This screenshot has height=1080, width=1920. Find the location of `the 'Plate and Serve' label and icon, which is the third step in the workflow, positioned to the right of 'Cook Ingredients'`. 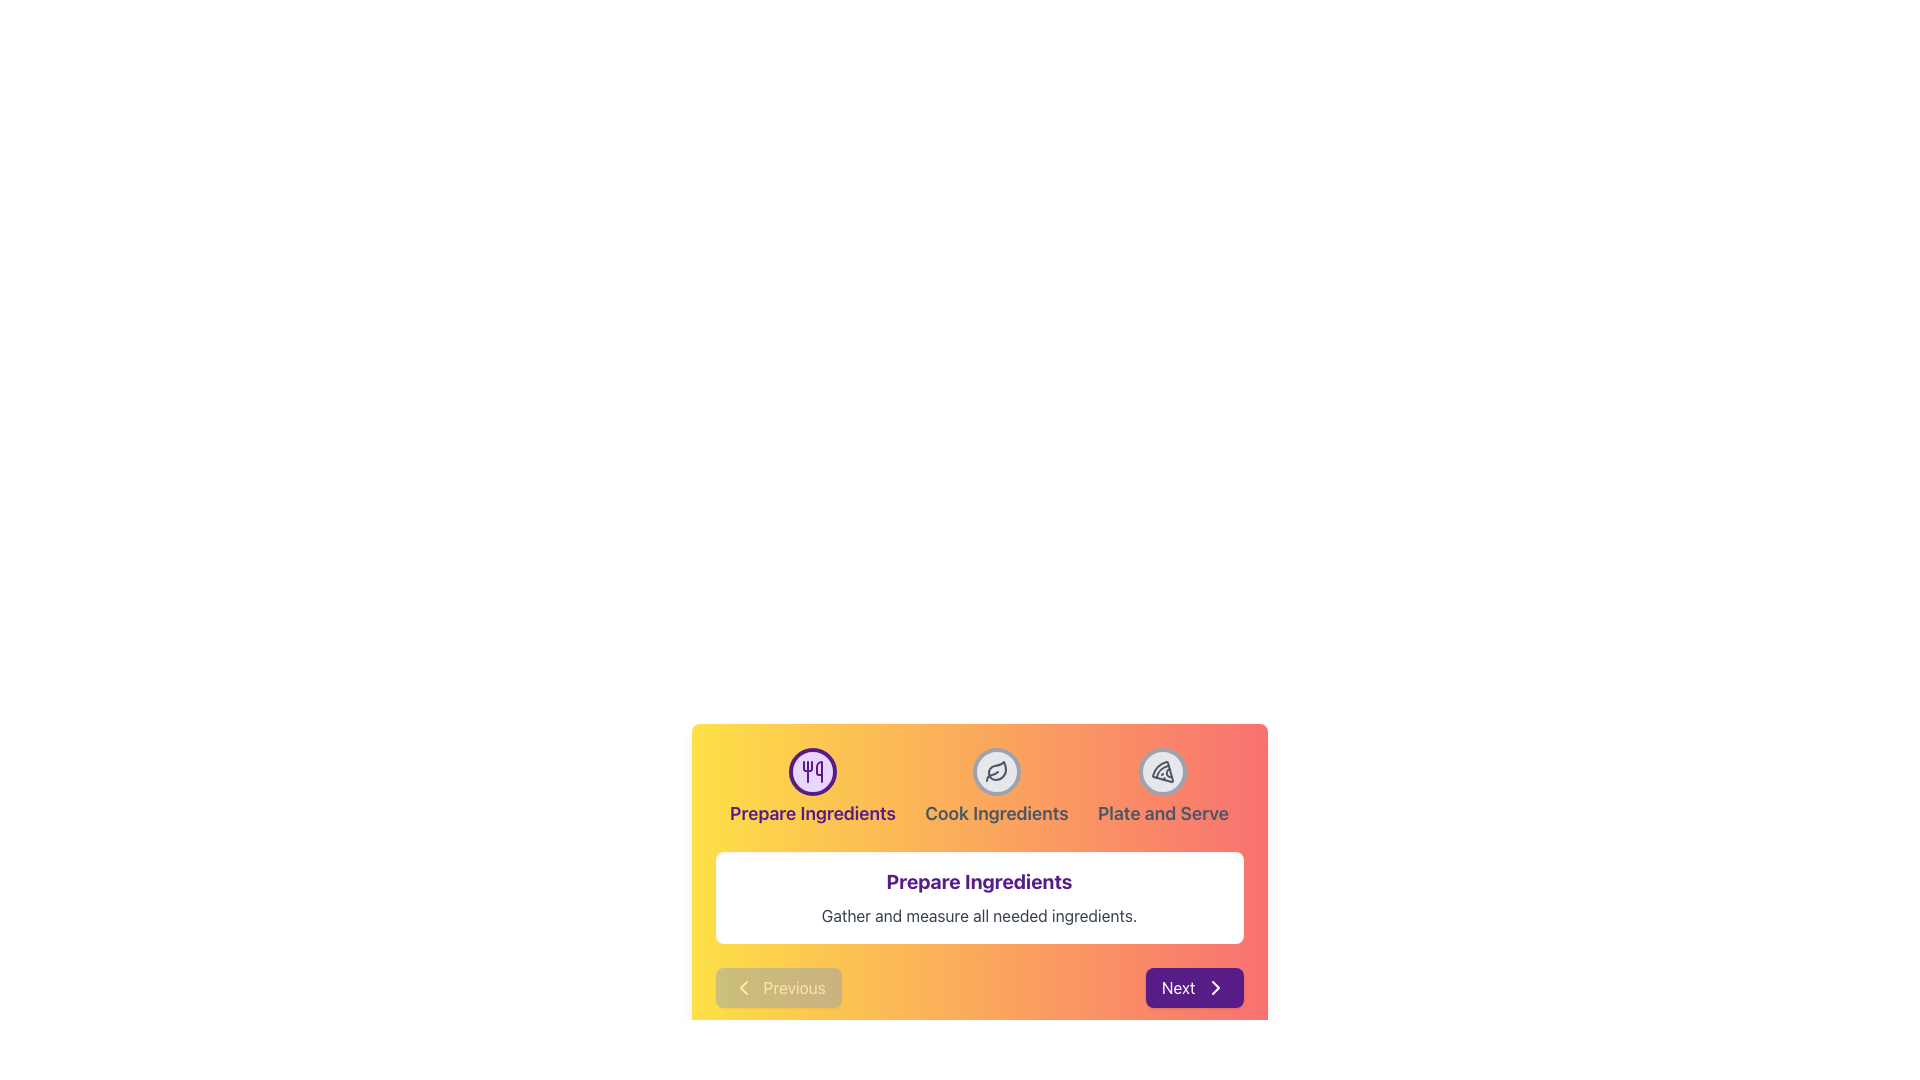

the 'Plate and Serve' label and icon, which is the third step in the workflow, positioned to the right of 'Cook Ingredients' is located at coordinates (1163, 786).